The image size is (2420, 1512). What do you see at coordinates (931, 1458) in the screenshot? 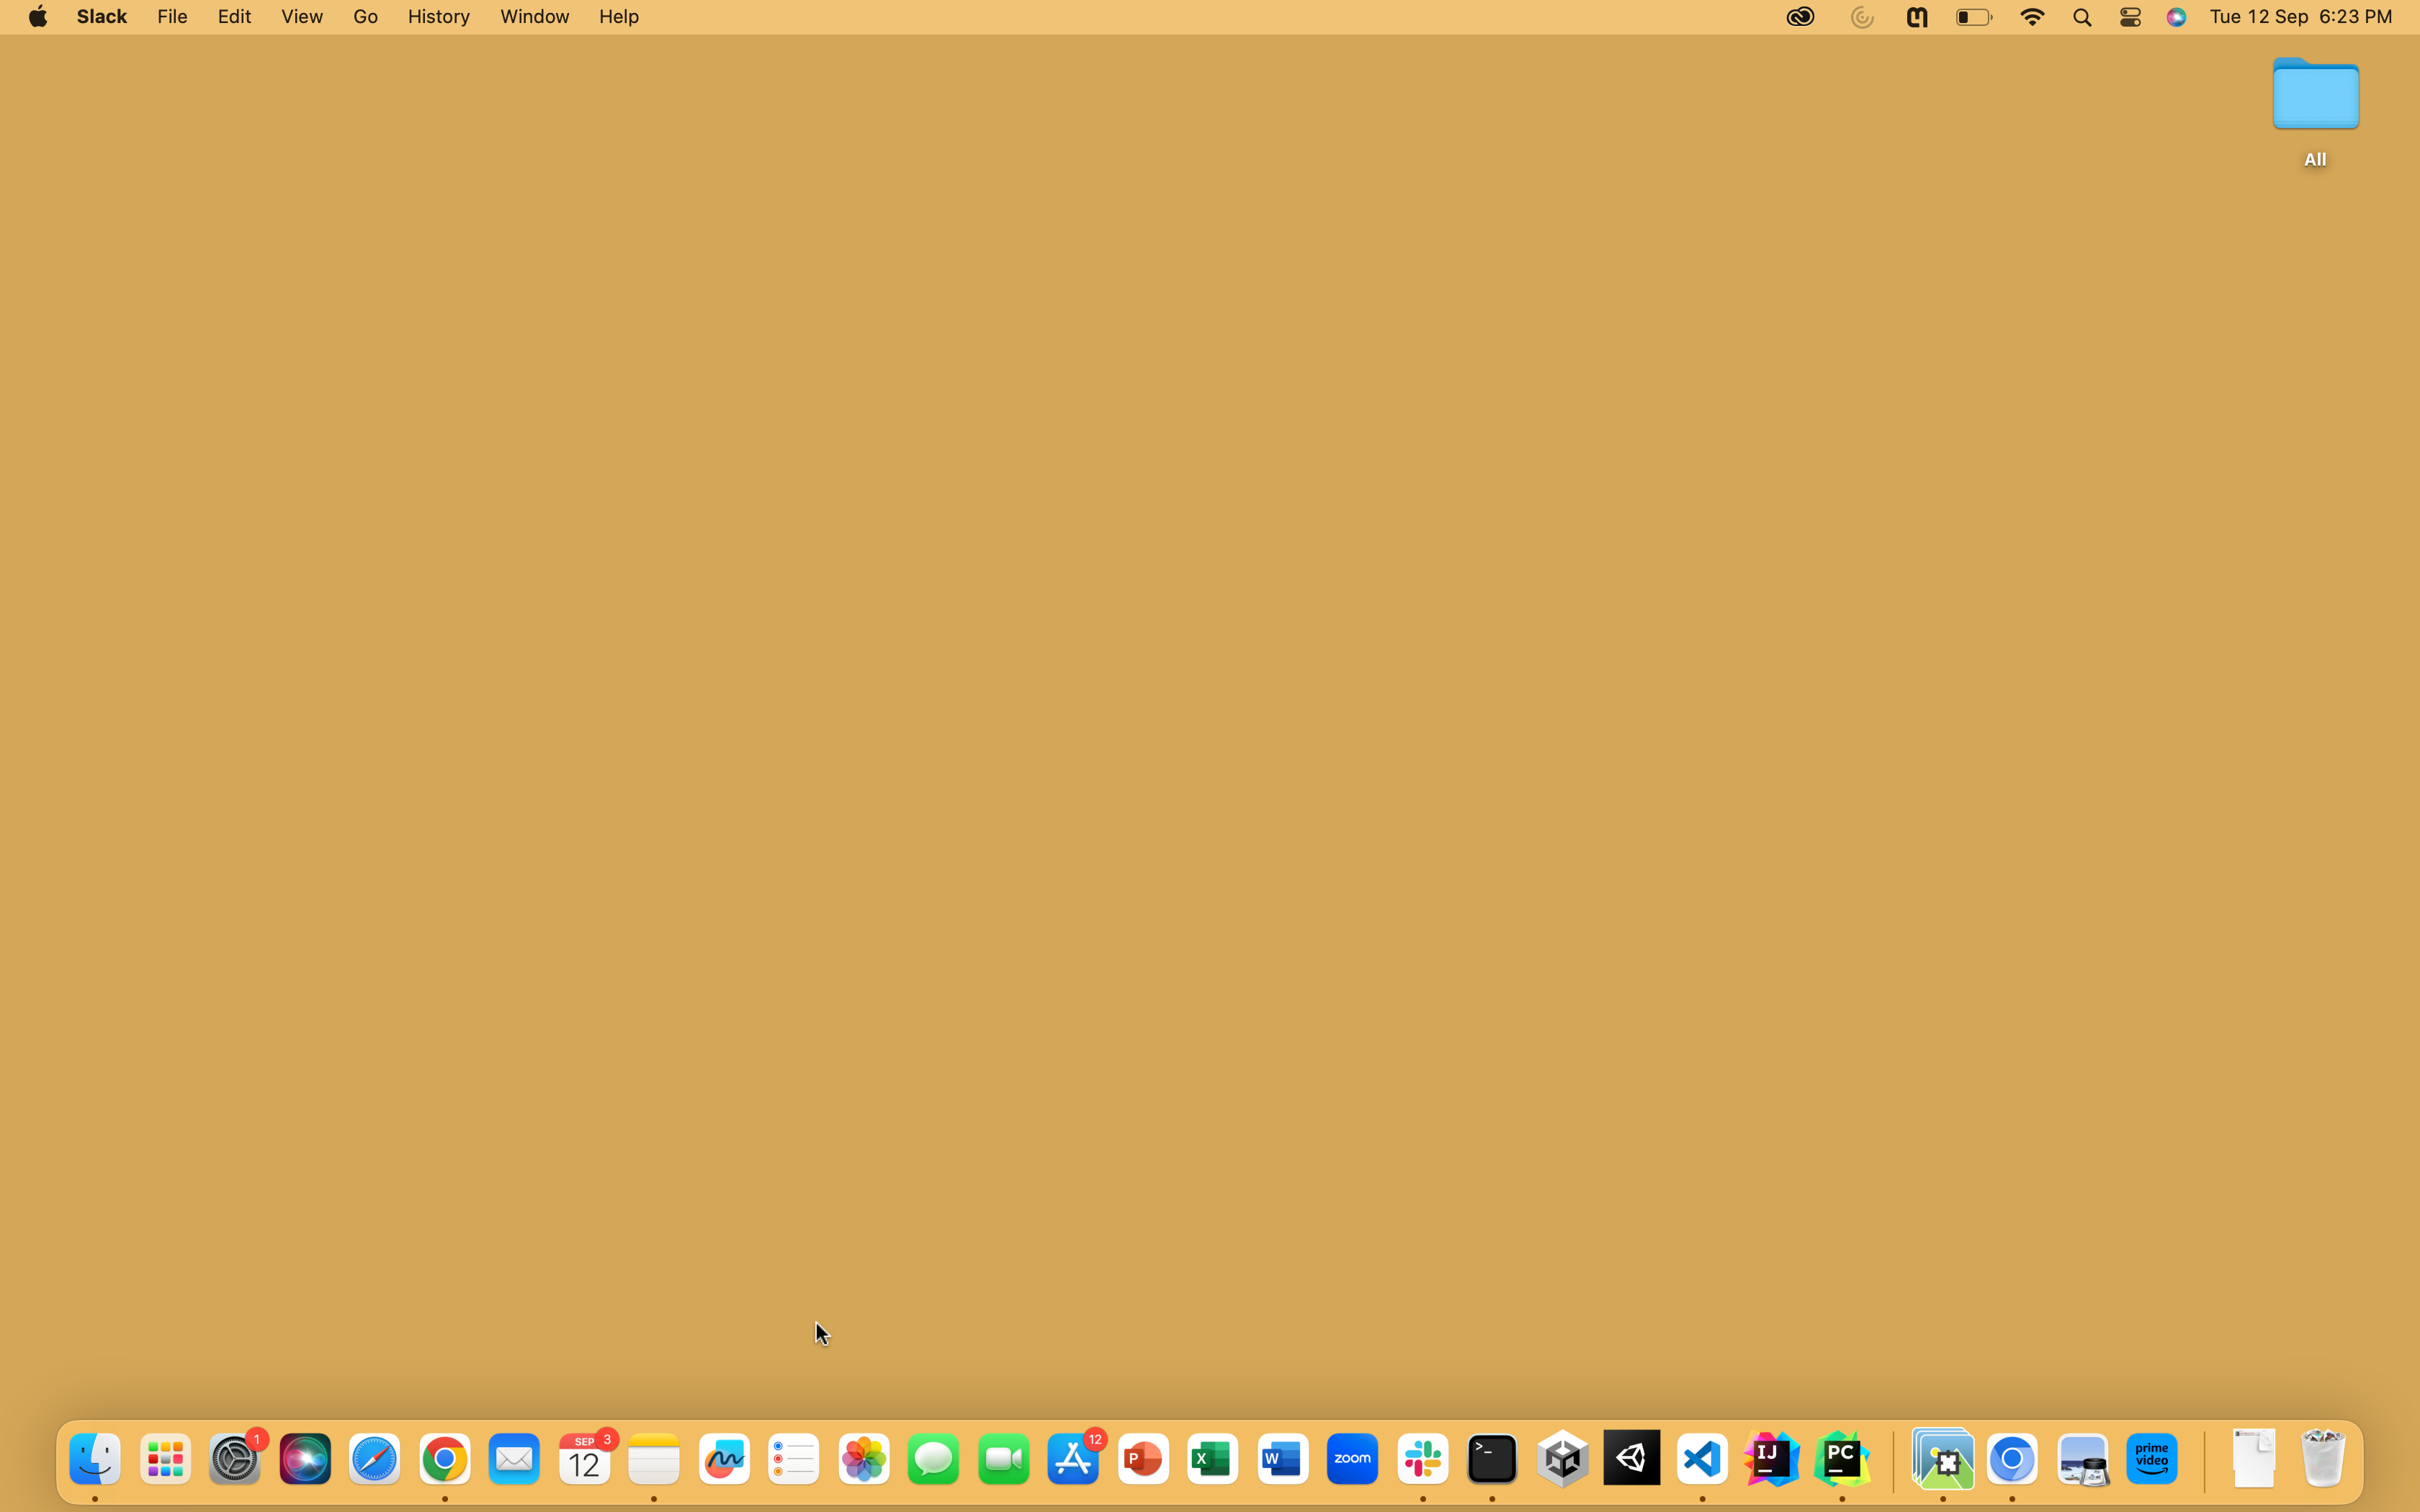
I see `the Messages App by pressing its icon at the bottom of the interface` at bounding box center [931, 1458].